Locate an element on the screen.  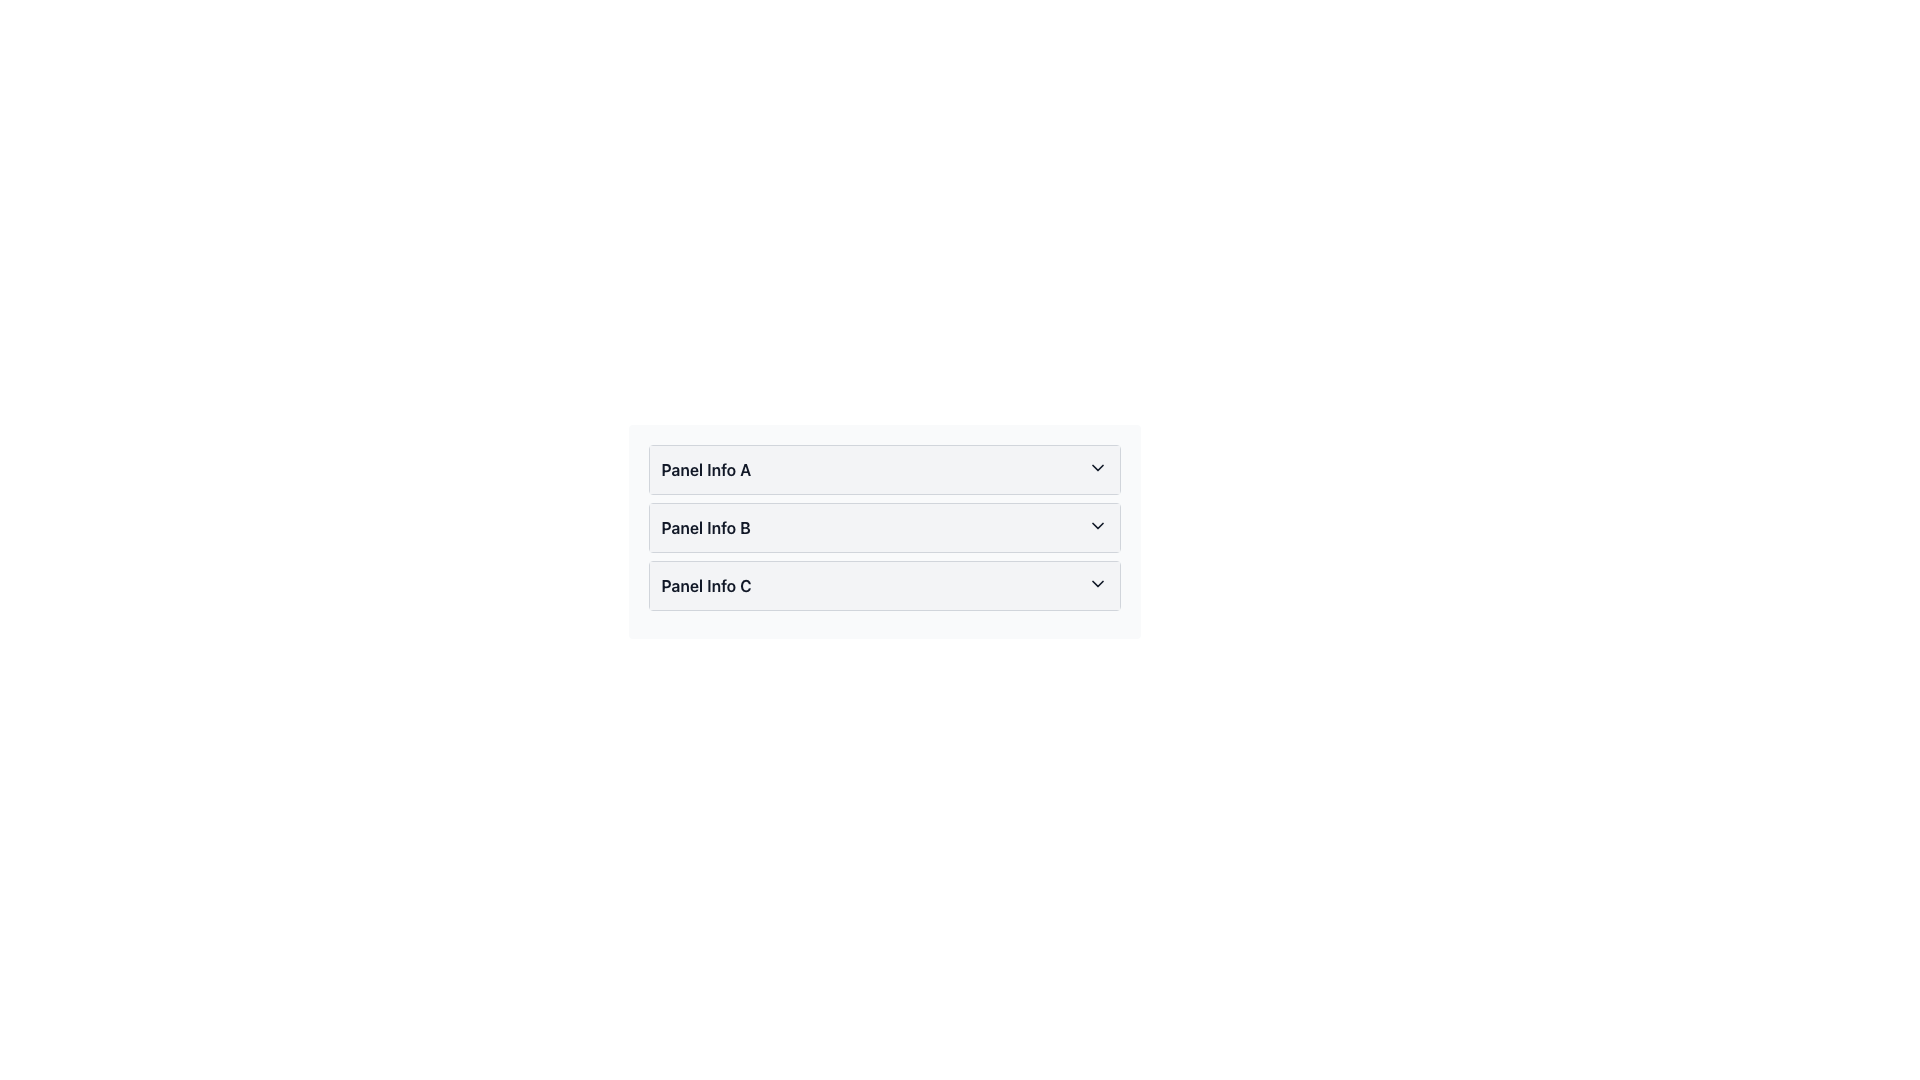
the Chevron Icon located at the right end of the 'Panel Info B' panel is located at coordinates (1096, 524).